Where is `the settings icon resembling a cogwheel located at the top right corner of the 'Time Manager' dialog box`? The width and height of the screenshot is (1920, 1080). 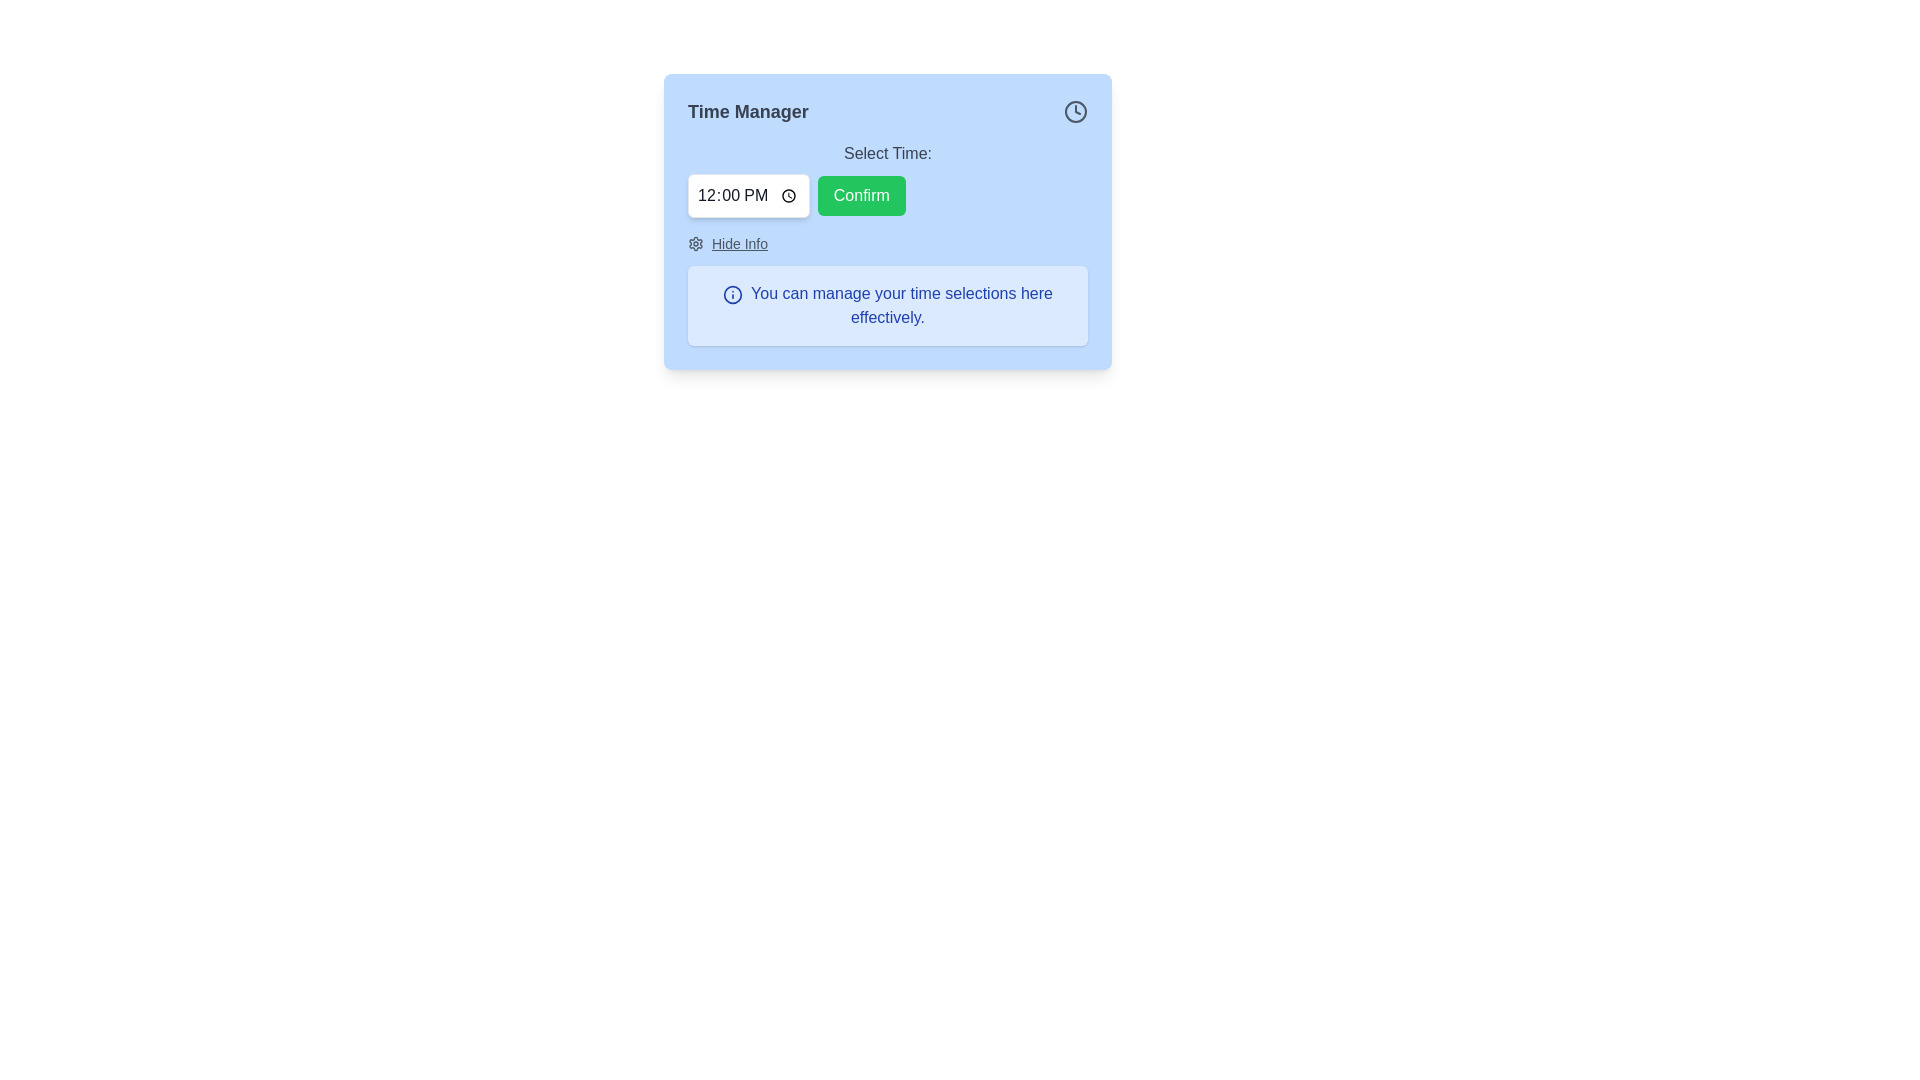 the settings icon resembling a cogwheel located at the top right corner of the 'Time Manager' dialog box is located at coordinates (696, 242).